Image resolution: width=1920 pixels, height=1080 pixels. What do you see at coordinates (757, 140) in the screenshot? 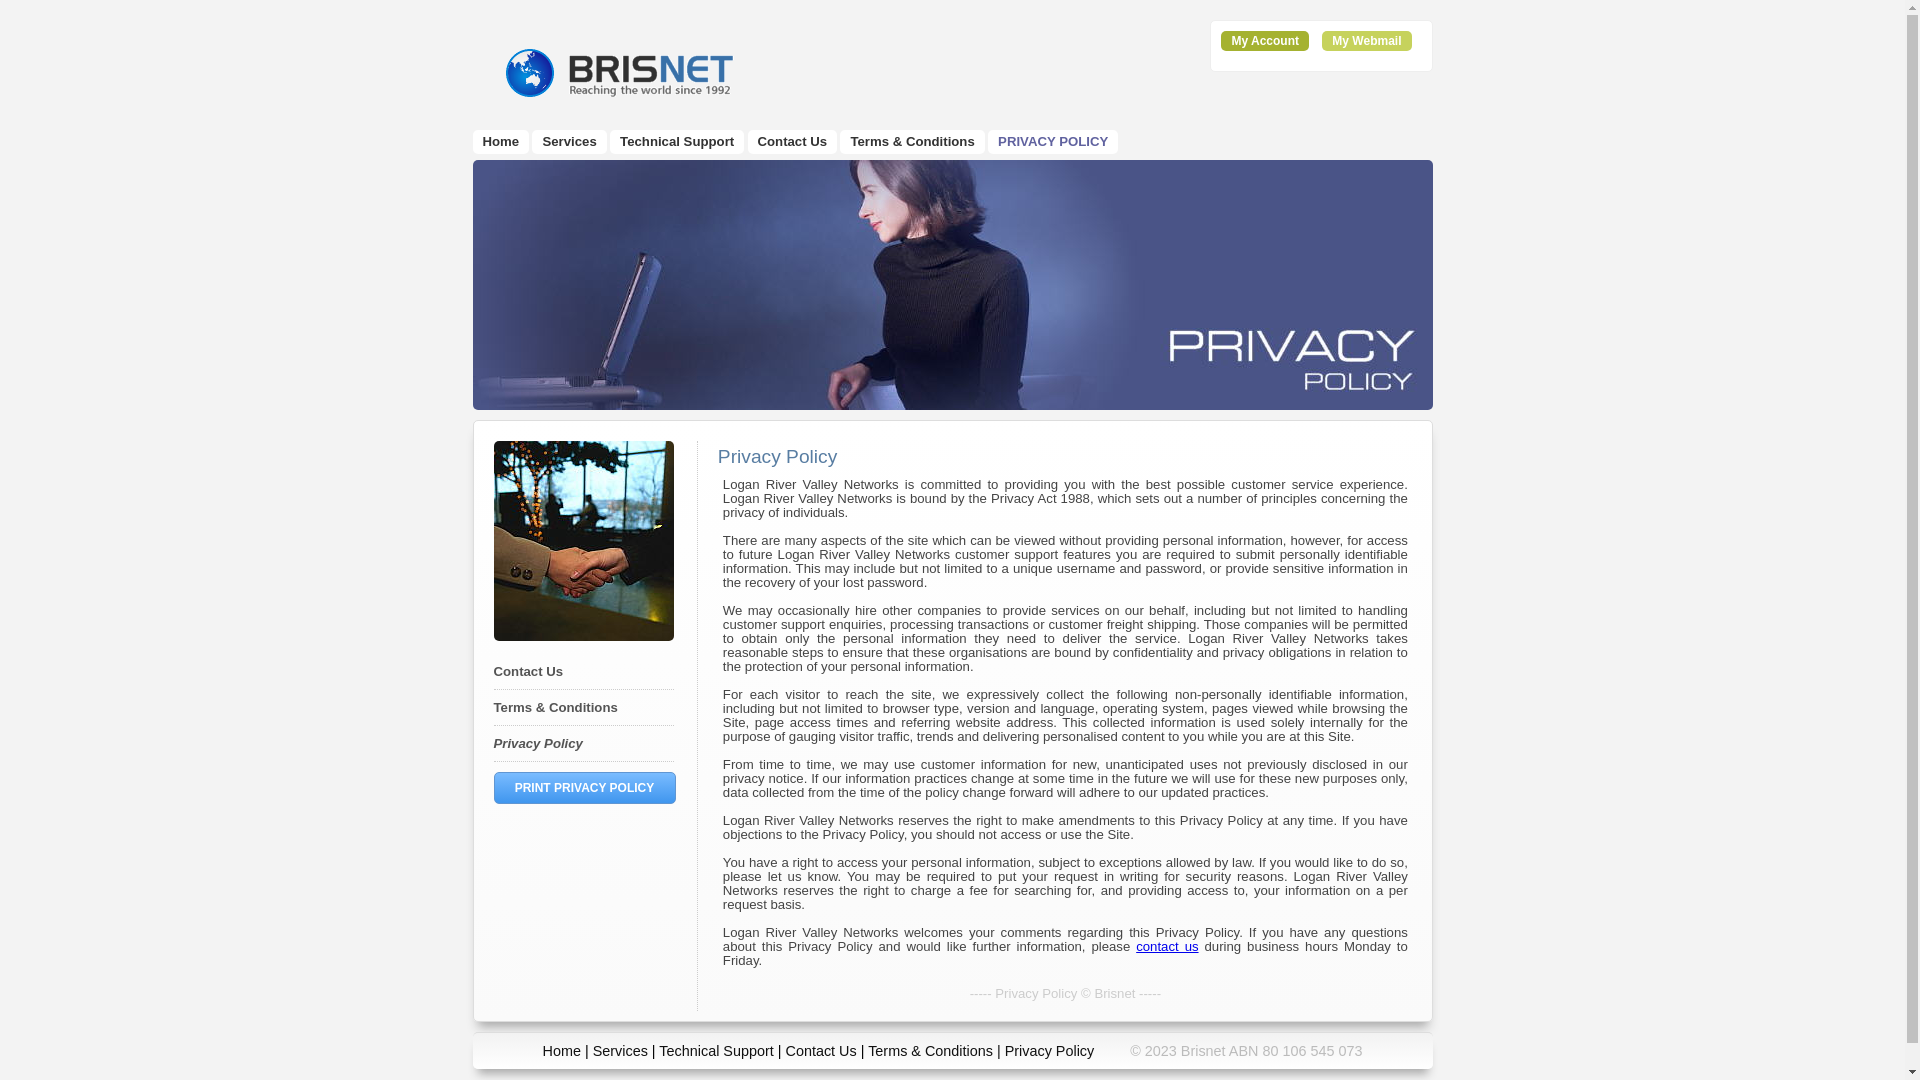
I see `'Contact Us'` at bounding box center [757, 140].